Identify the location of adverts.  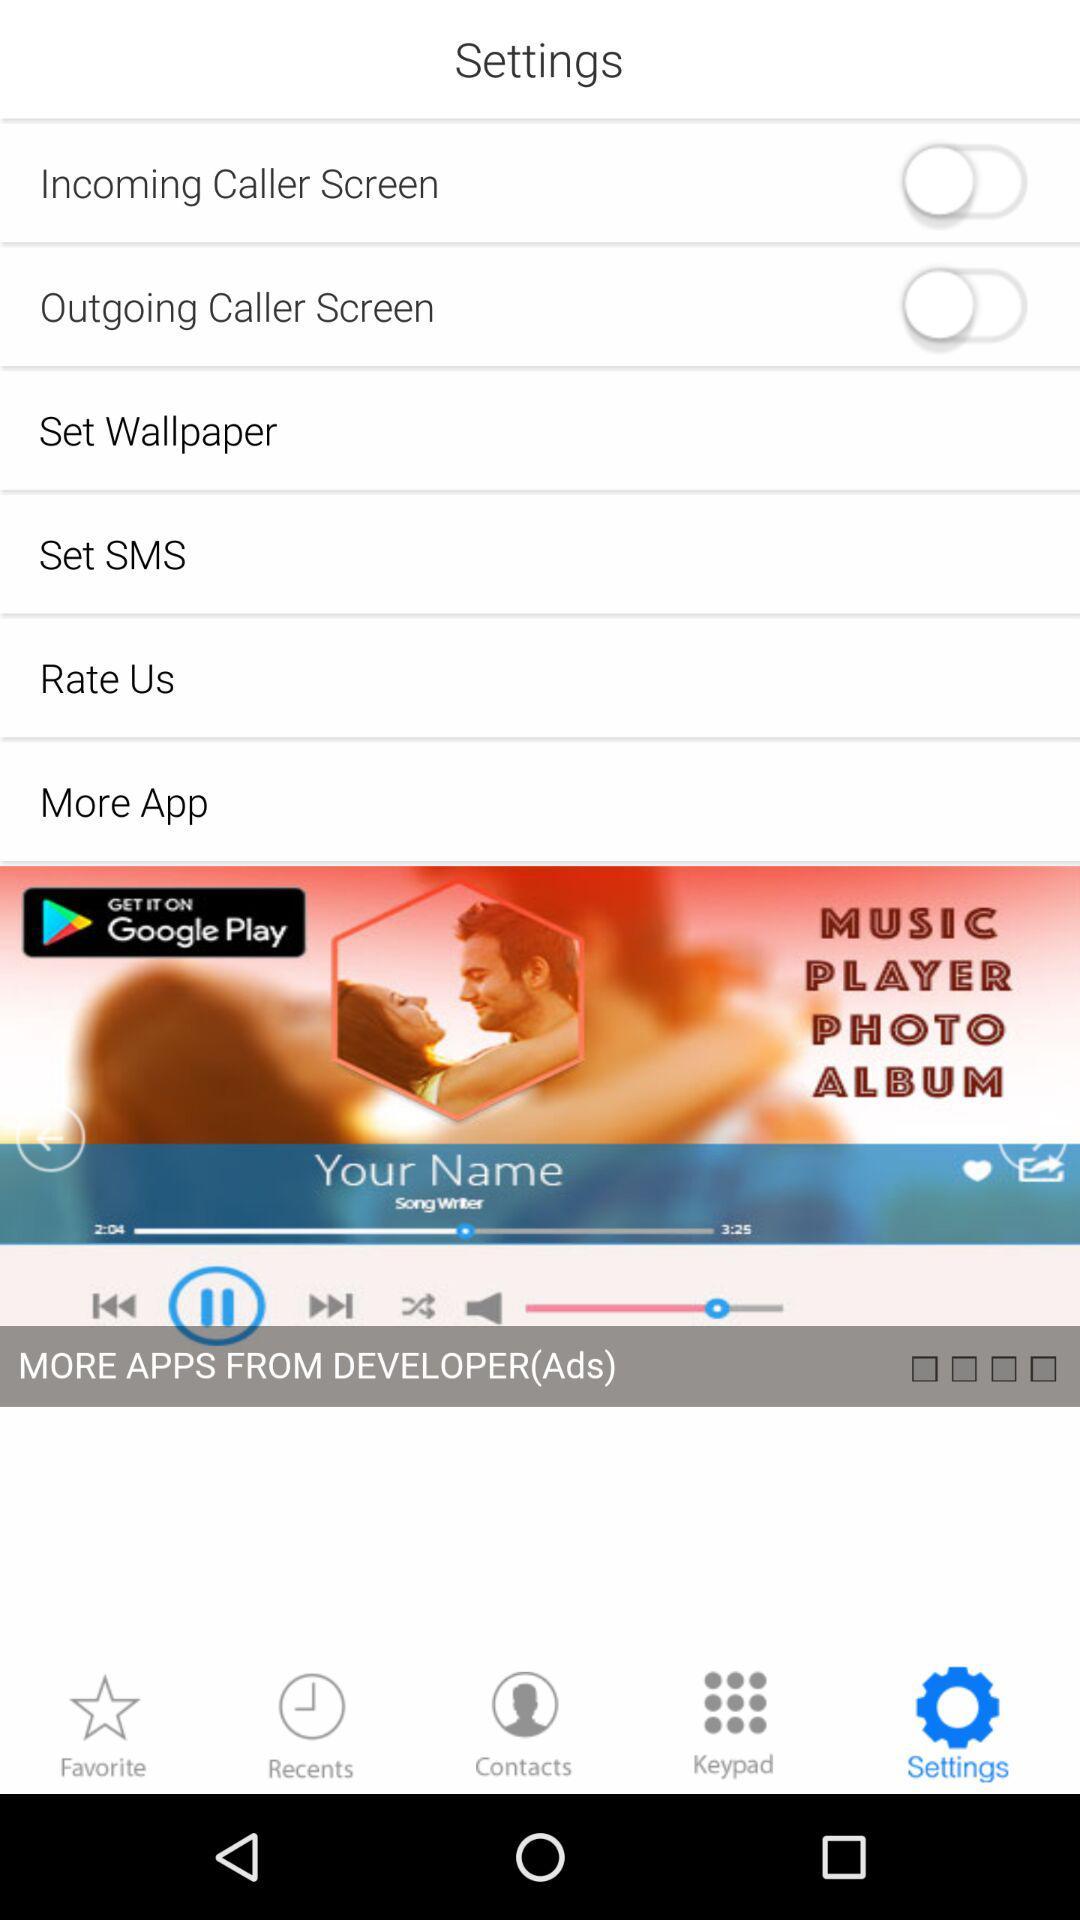
(540, 1263).